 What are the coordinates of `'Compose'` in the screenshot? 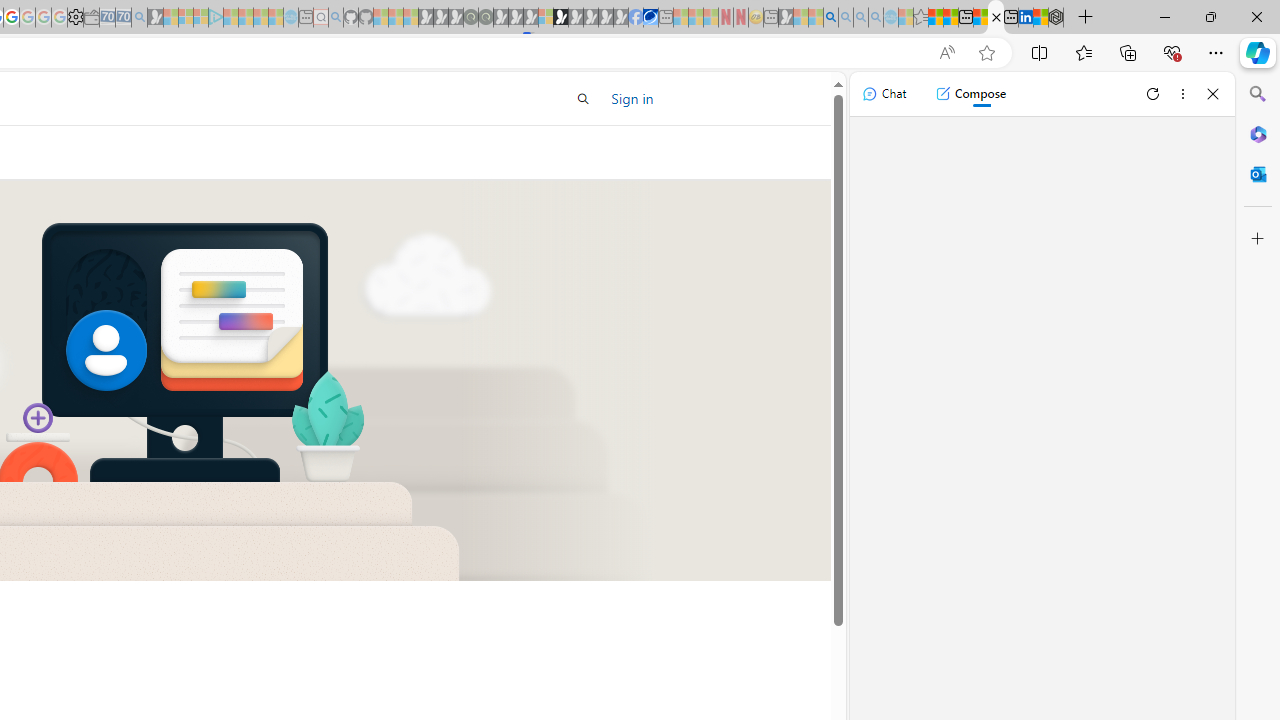 It's located at (970, 93).